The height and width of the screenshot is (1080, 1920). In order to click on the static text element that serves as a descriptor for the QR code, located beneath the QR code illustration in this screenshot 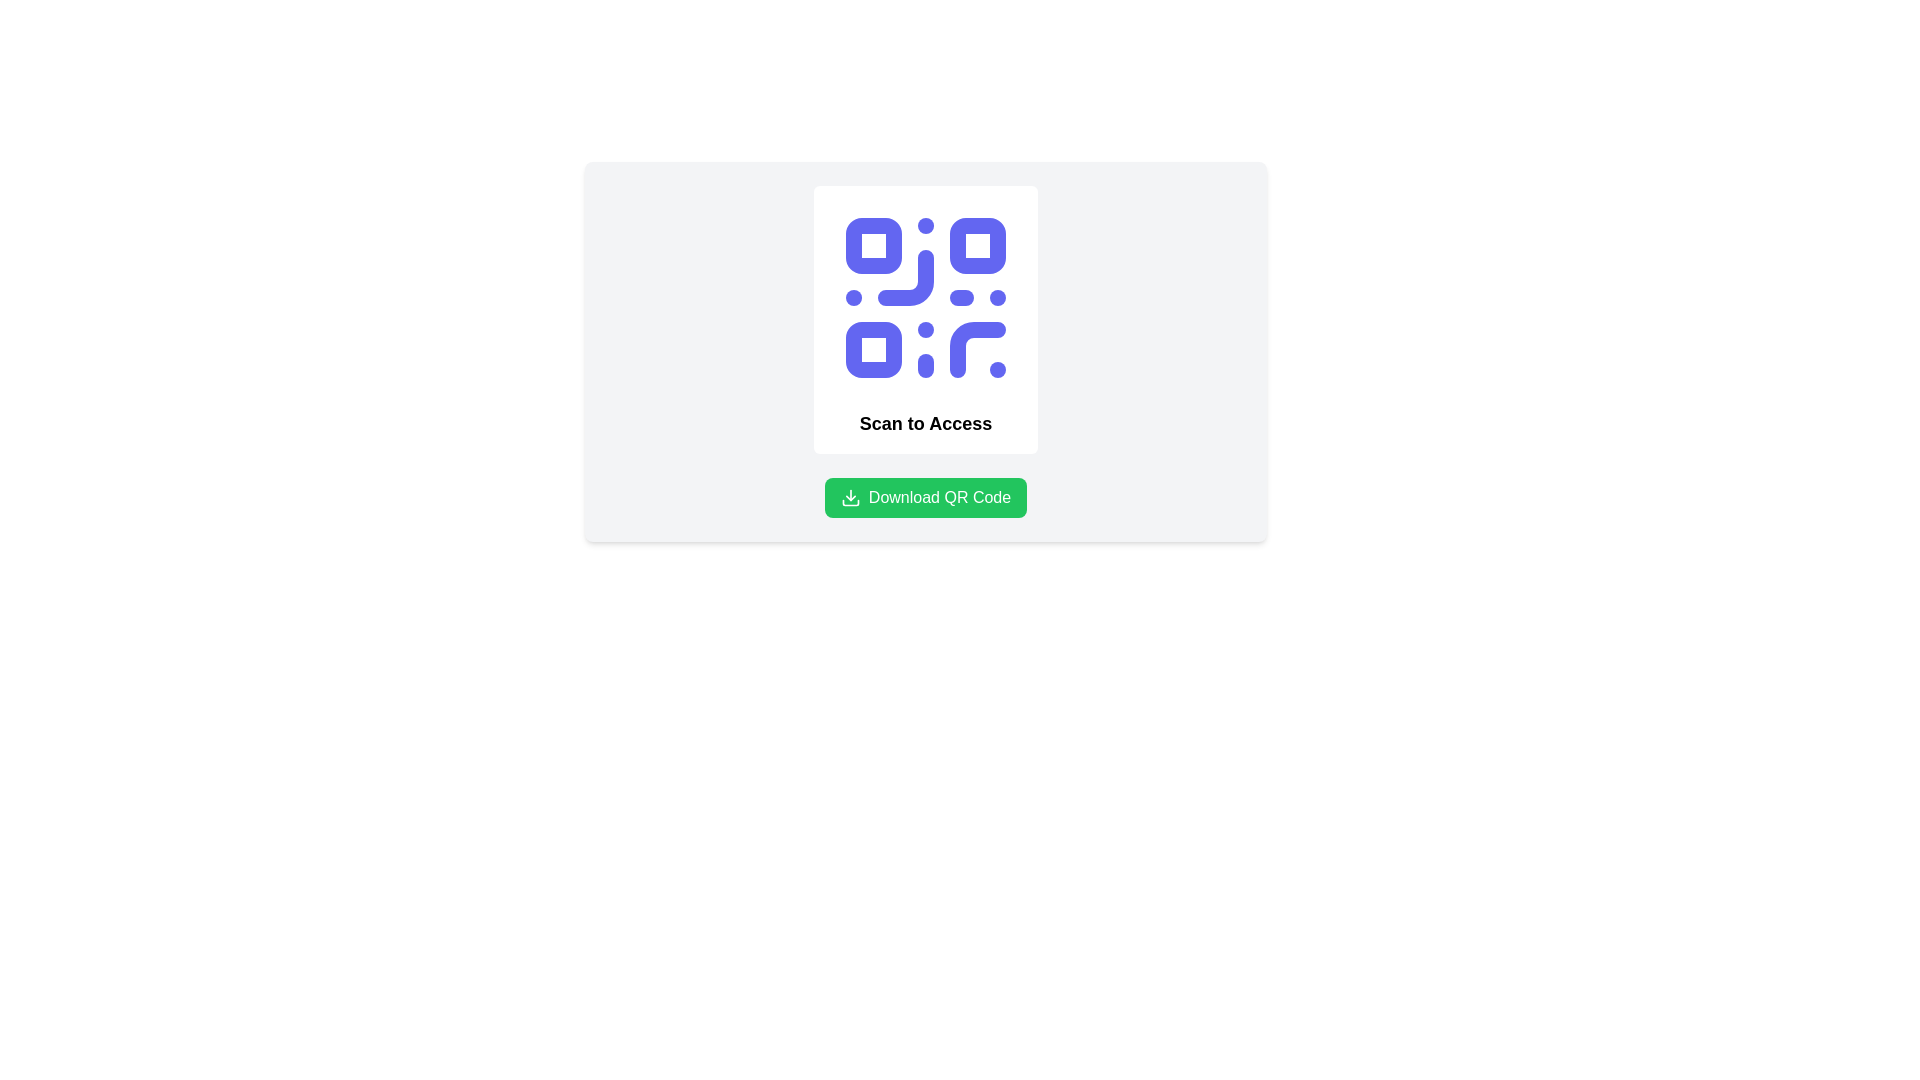, I will do `click(925, 423)`.